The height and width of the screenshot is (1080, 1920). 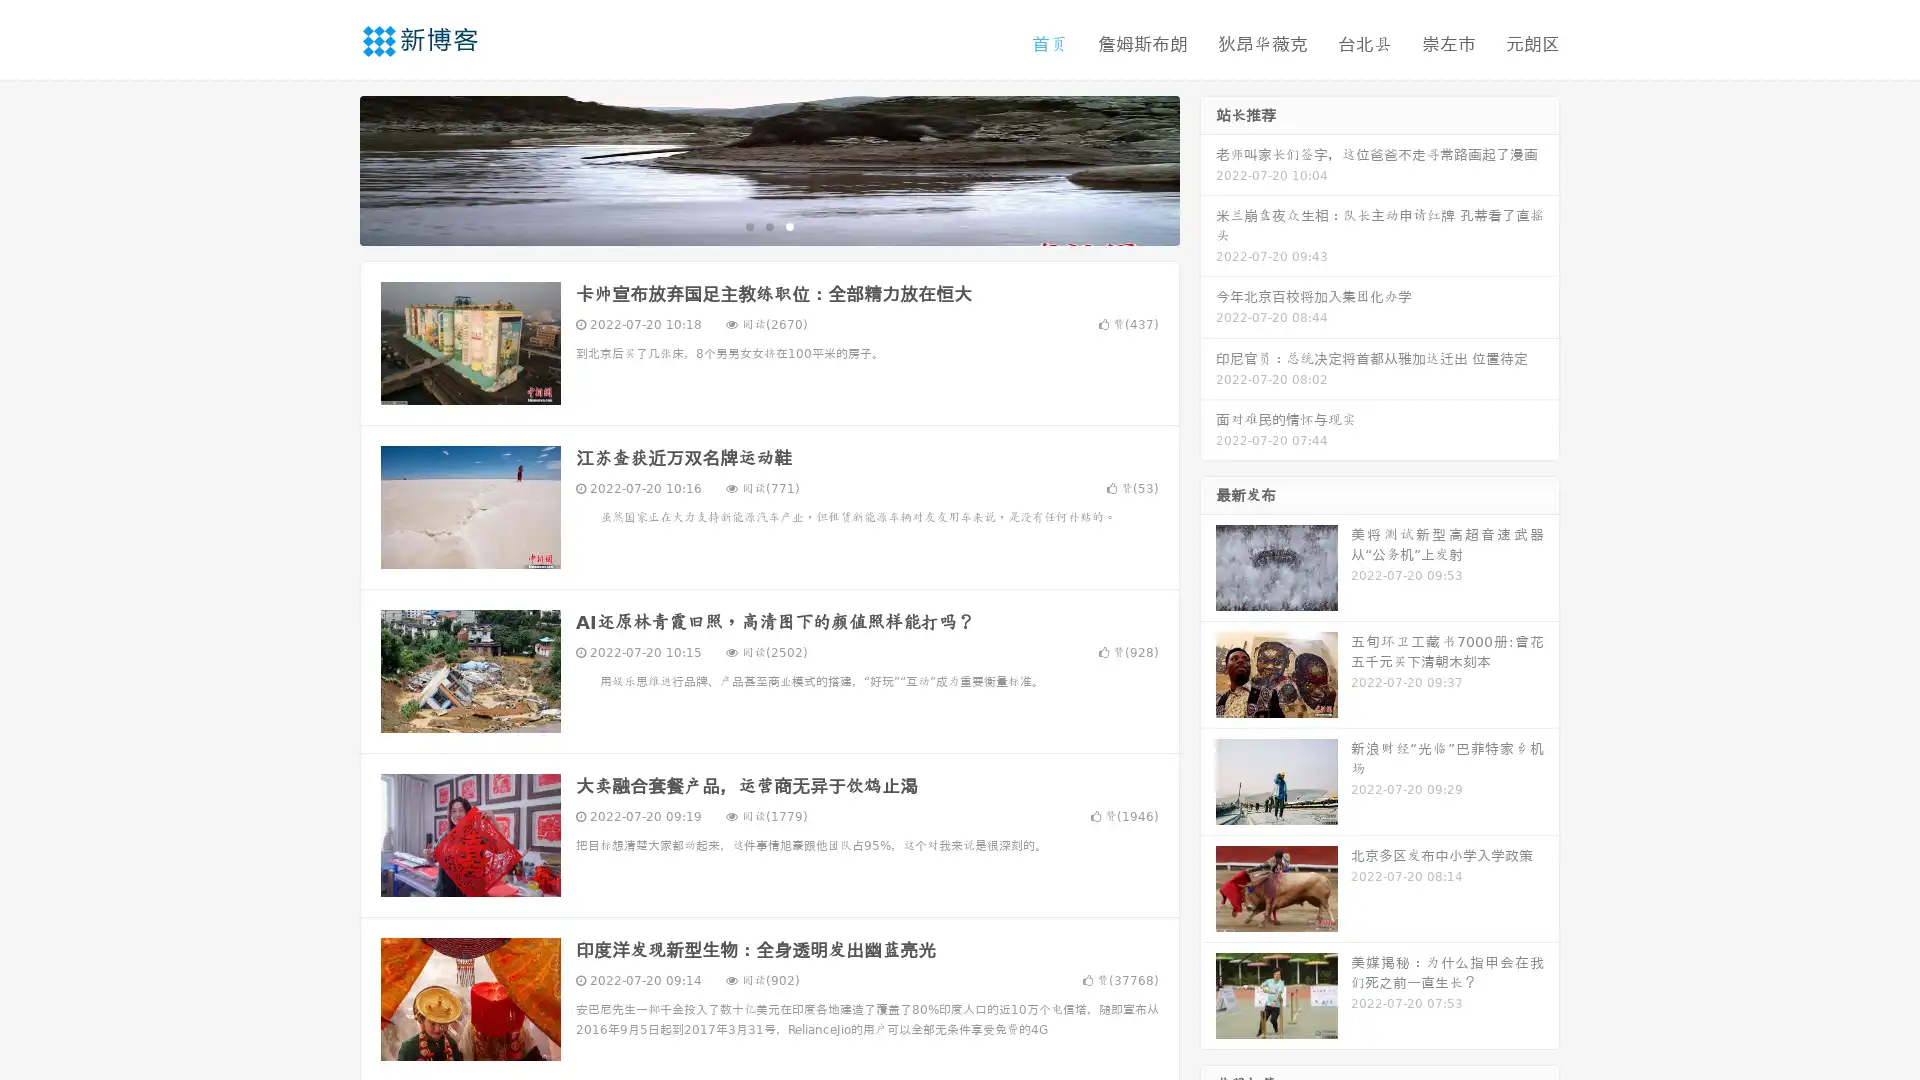 I want to click on Go to slide 1, so click(x=748, y=225).